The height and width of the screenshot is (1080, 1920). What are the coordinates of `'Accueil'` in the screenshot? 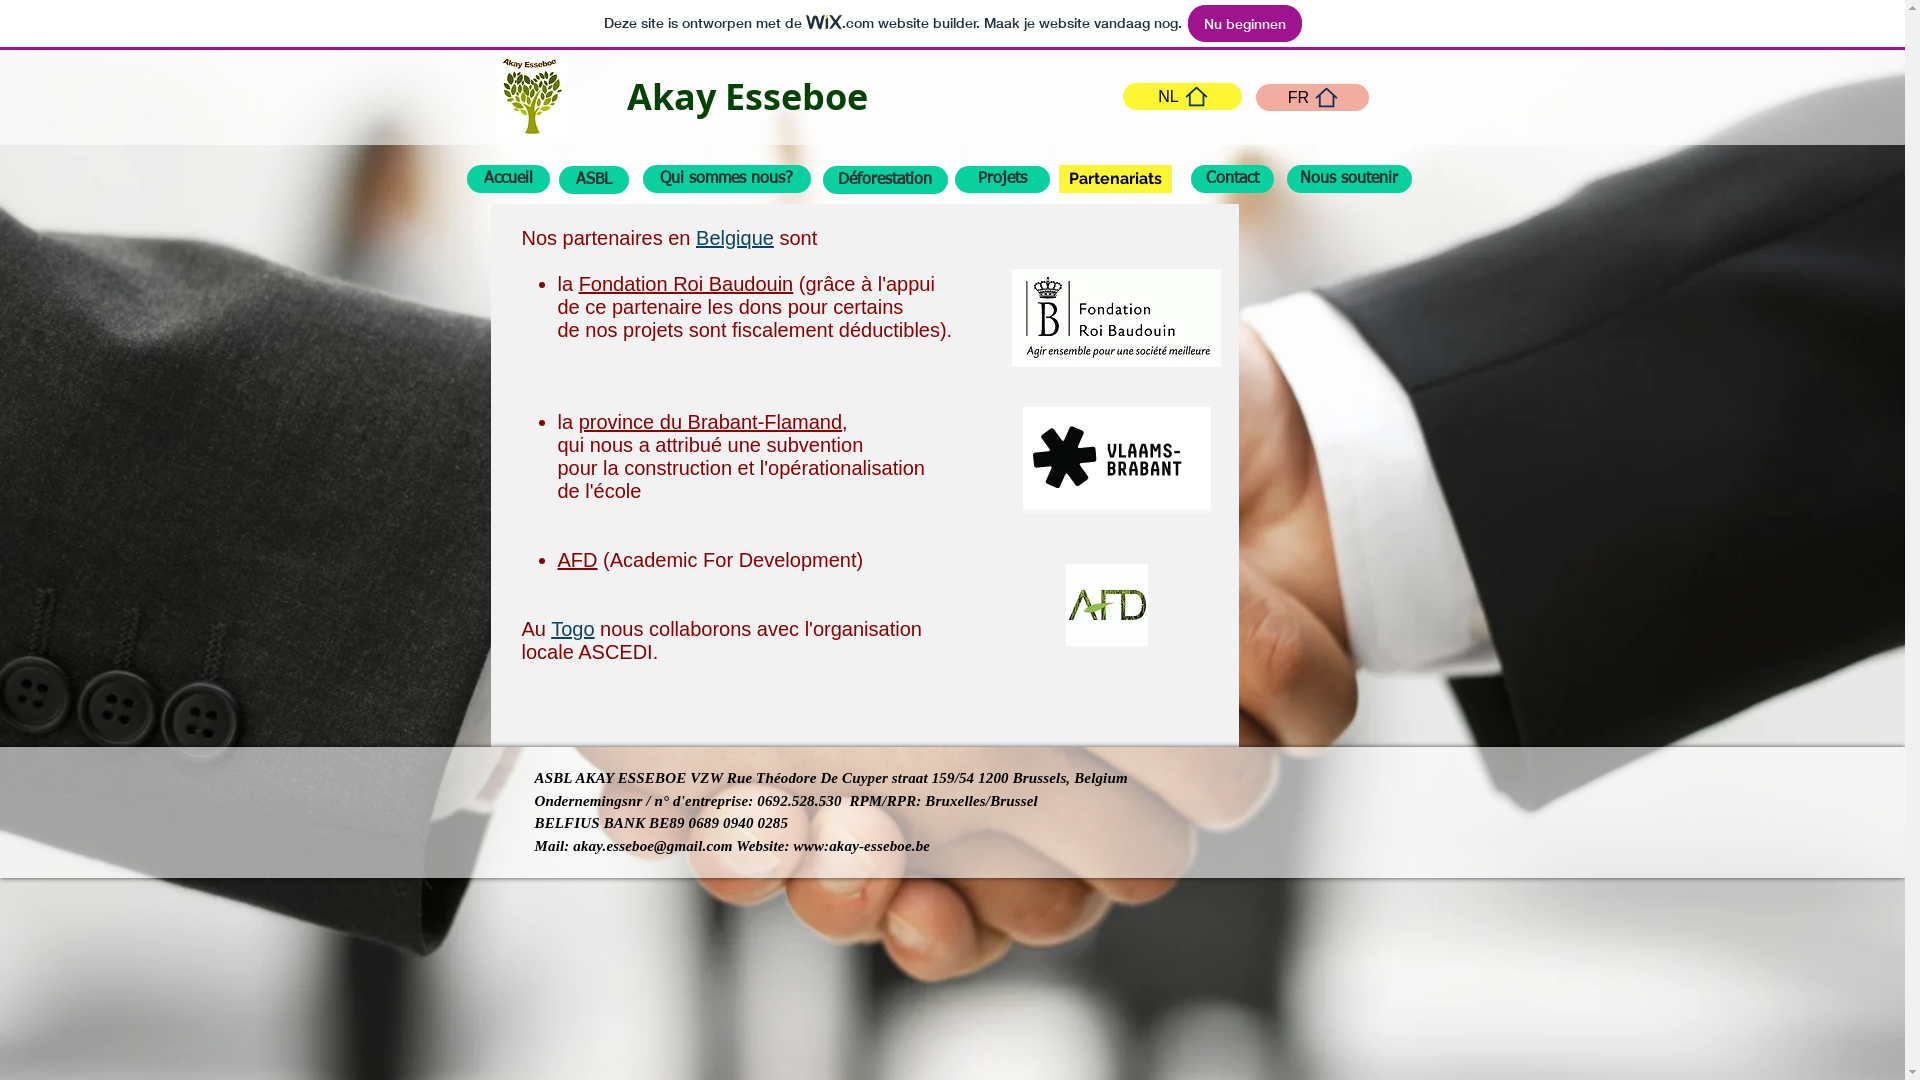 It's located at (507, 177).